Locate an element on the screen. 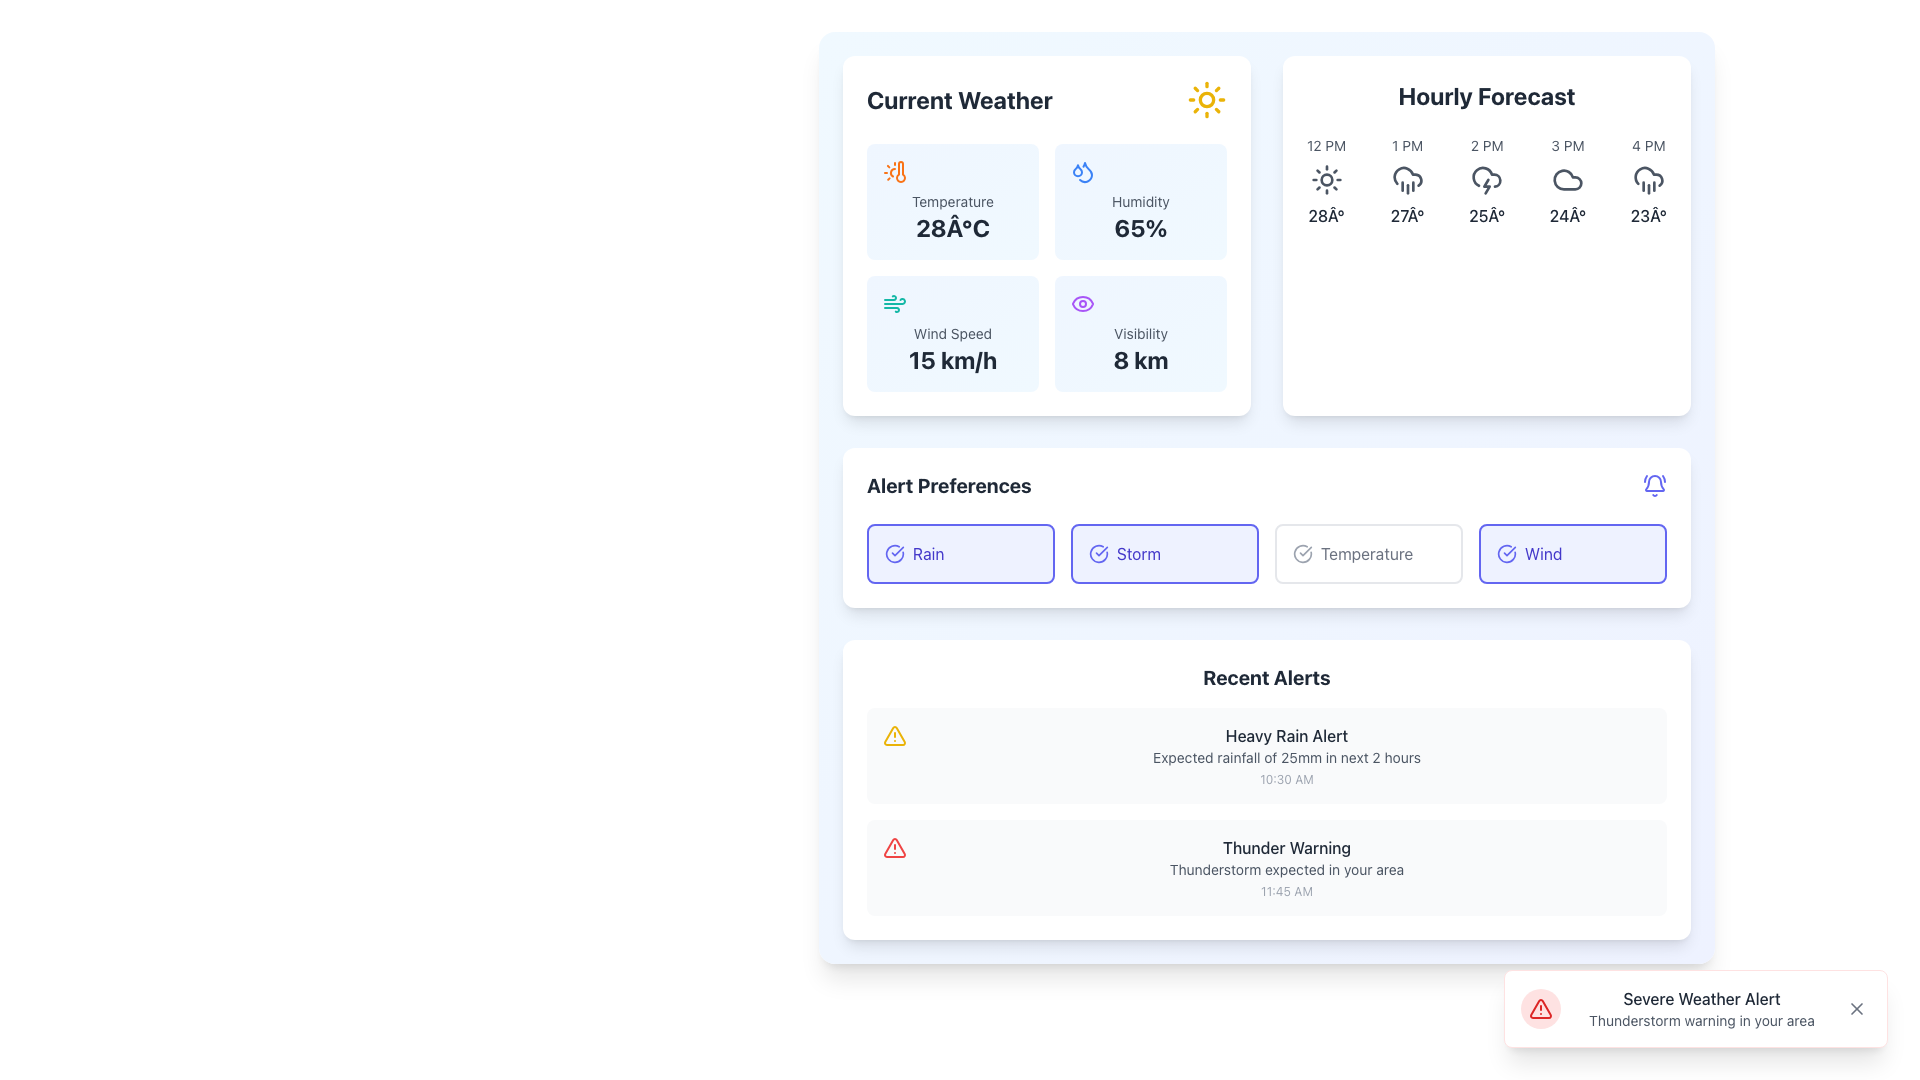 This screenshot has height=1080, width=1920. the eye icon in the 'Visibility' section of the 'Current Weather' card, which is located in the top-left quadrant of the interface is located at coordinates (1082, 304).